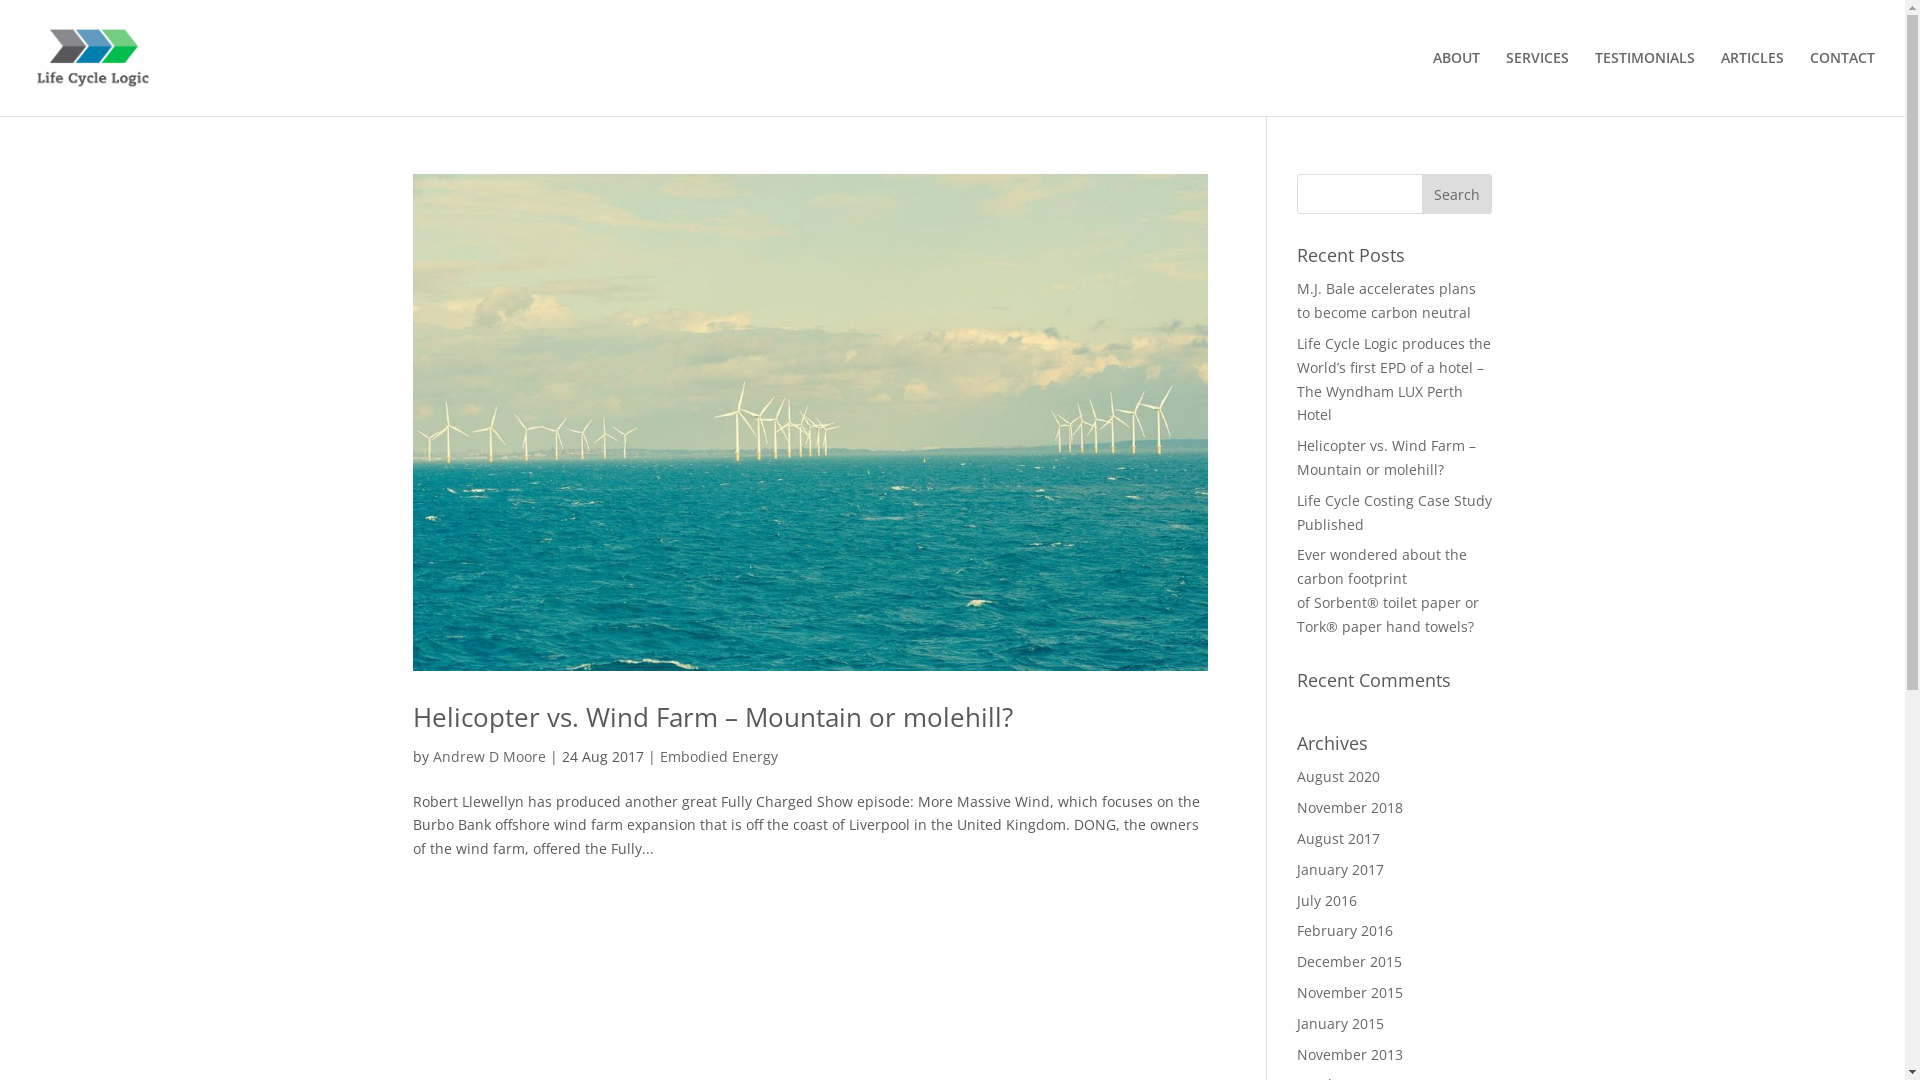 Image resolution: width=1920 pixels, height=1080 pixels. Describe the element at coordinates (1344, 930) in the screenshot. I see `'February 2016'` at that location.